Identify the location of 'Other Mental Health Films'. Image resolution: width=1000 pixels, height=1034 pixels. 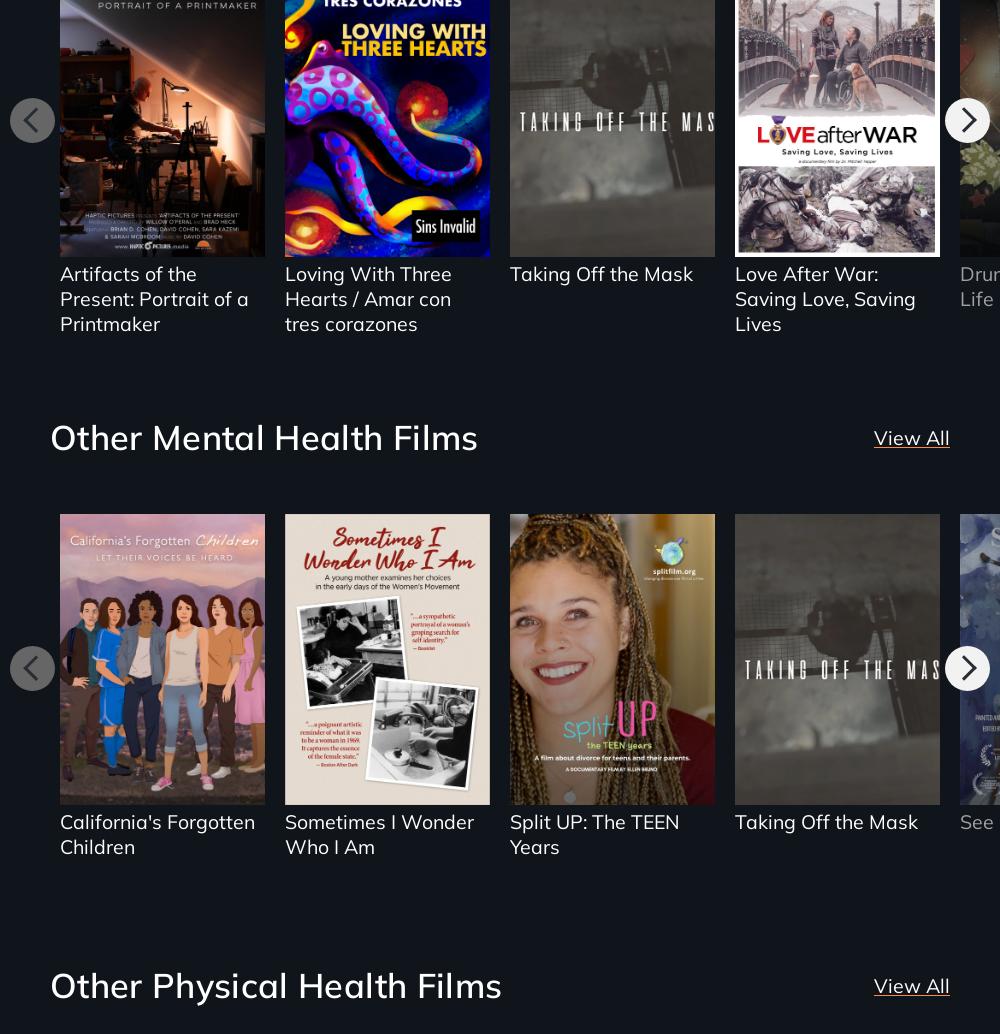
(50, 436).